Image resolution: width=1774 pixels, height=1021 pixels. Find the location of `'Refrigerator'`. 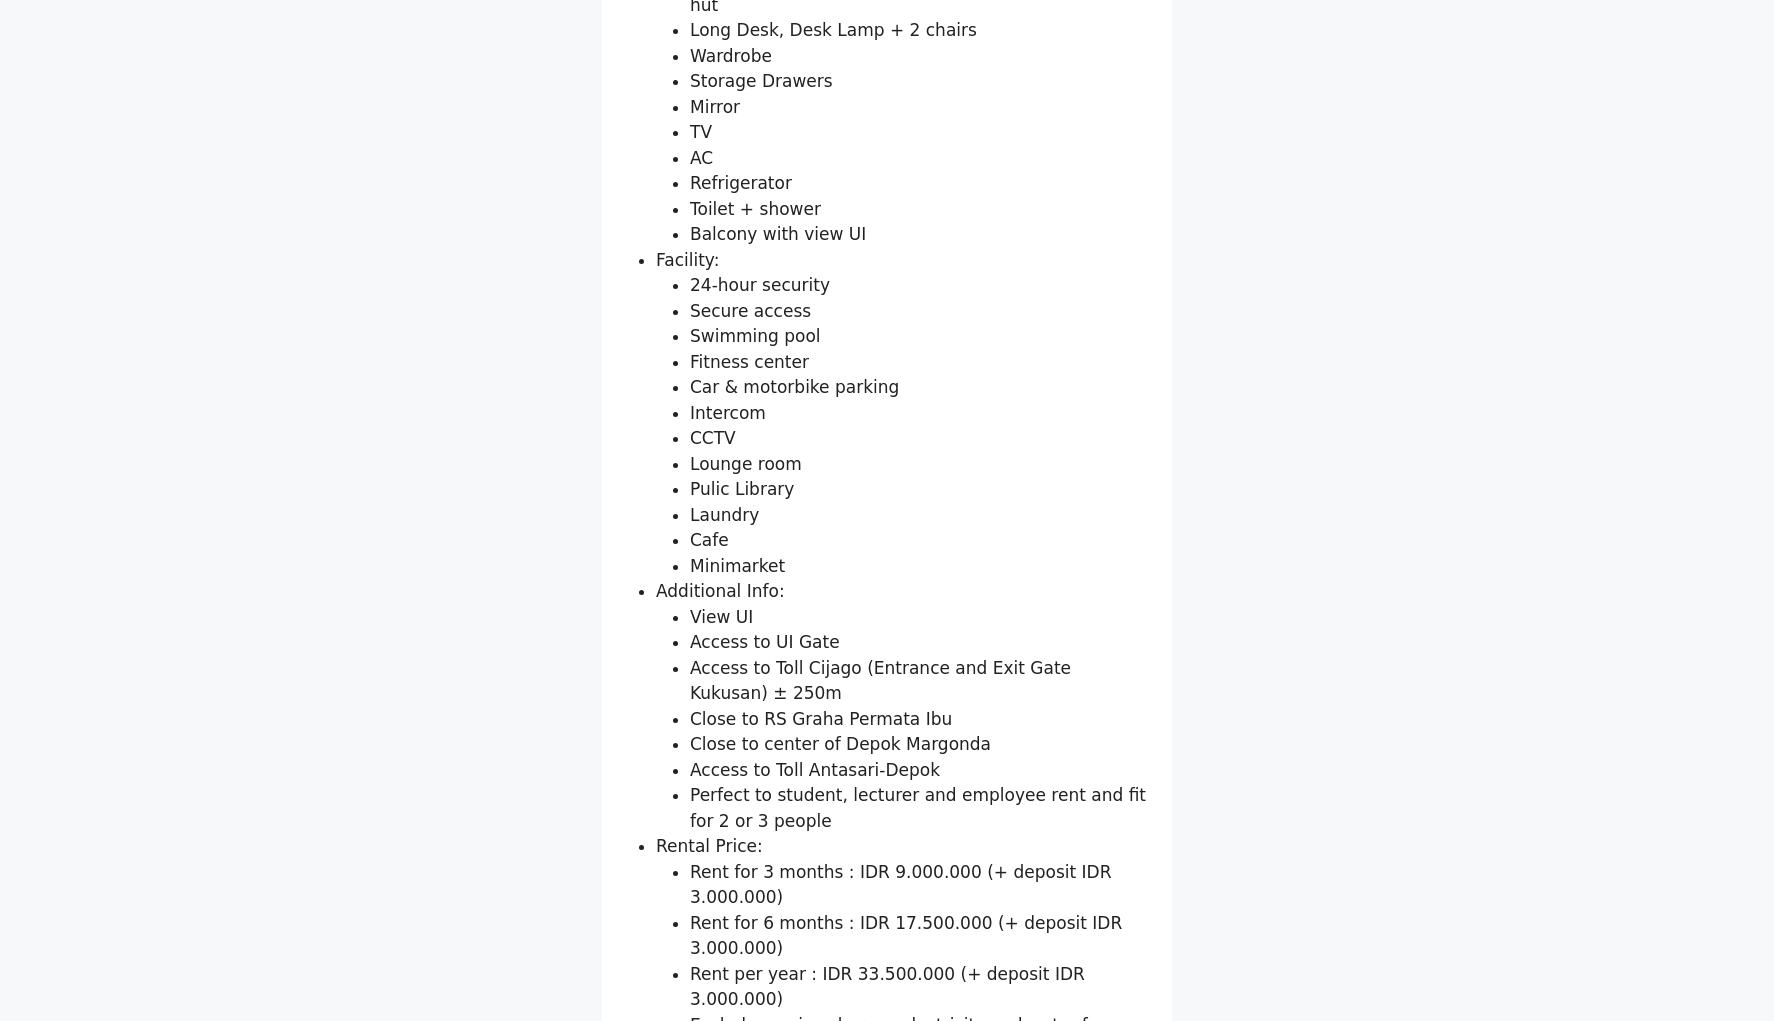

'Refrigerator' is located at coordinates (739, 414).